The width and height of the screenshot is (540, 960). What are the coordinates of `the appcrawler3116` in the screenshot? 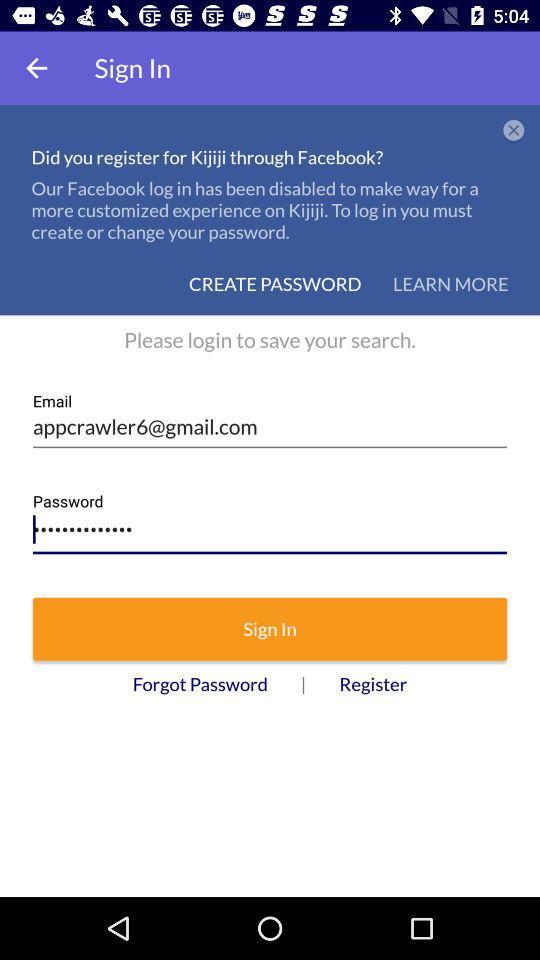 It's located at (270, 524).